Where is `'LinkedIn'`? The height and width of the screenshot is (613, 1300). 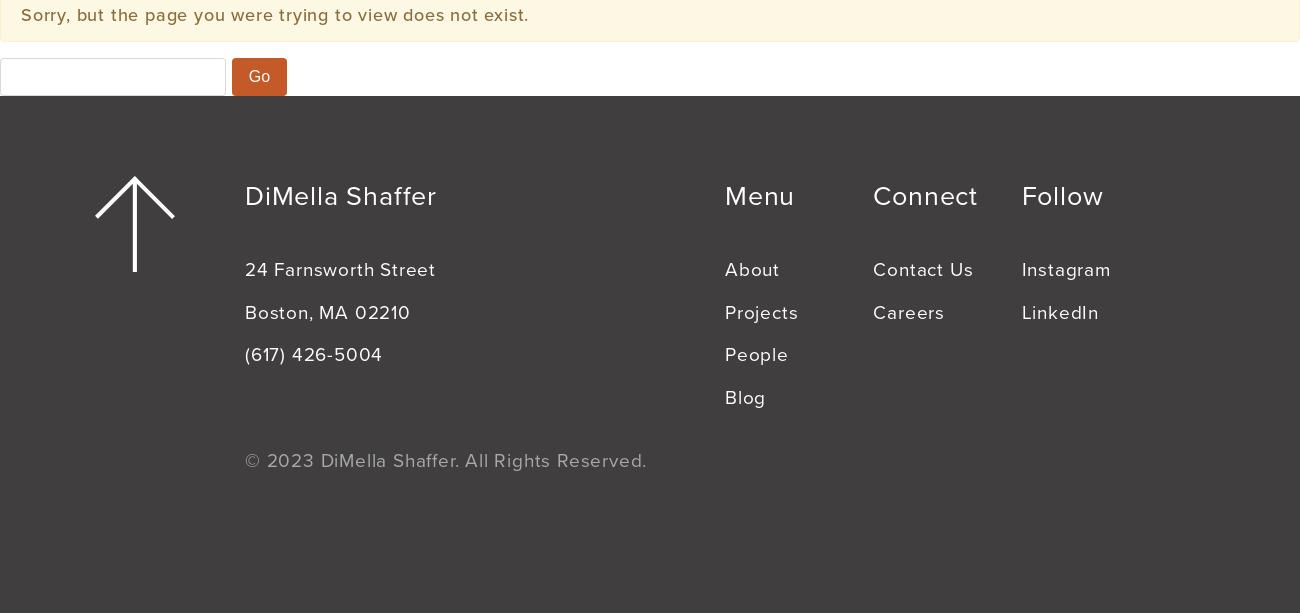
'LinkedIn' is located at coordinates (1060, 311).